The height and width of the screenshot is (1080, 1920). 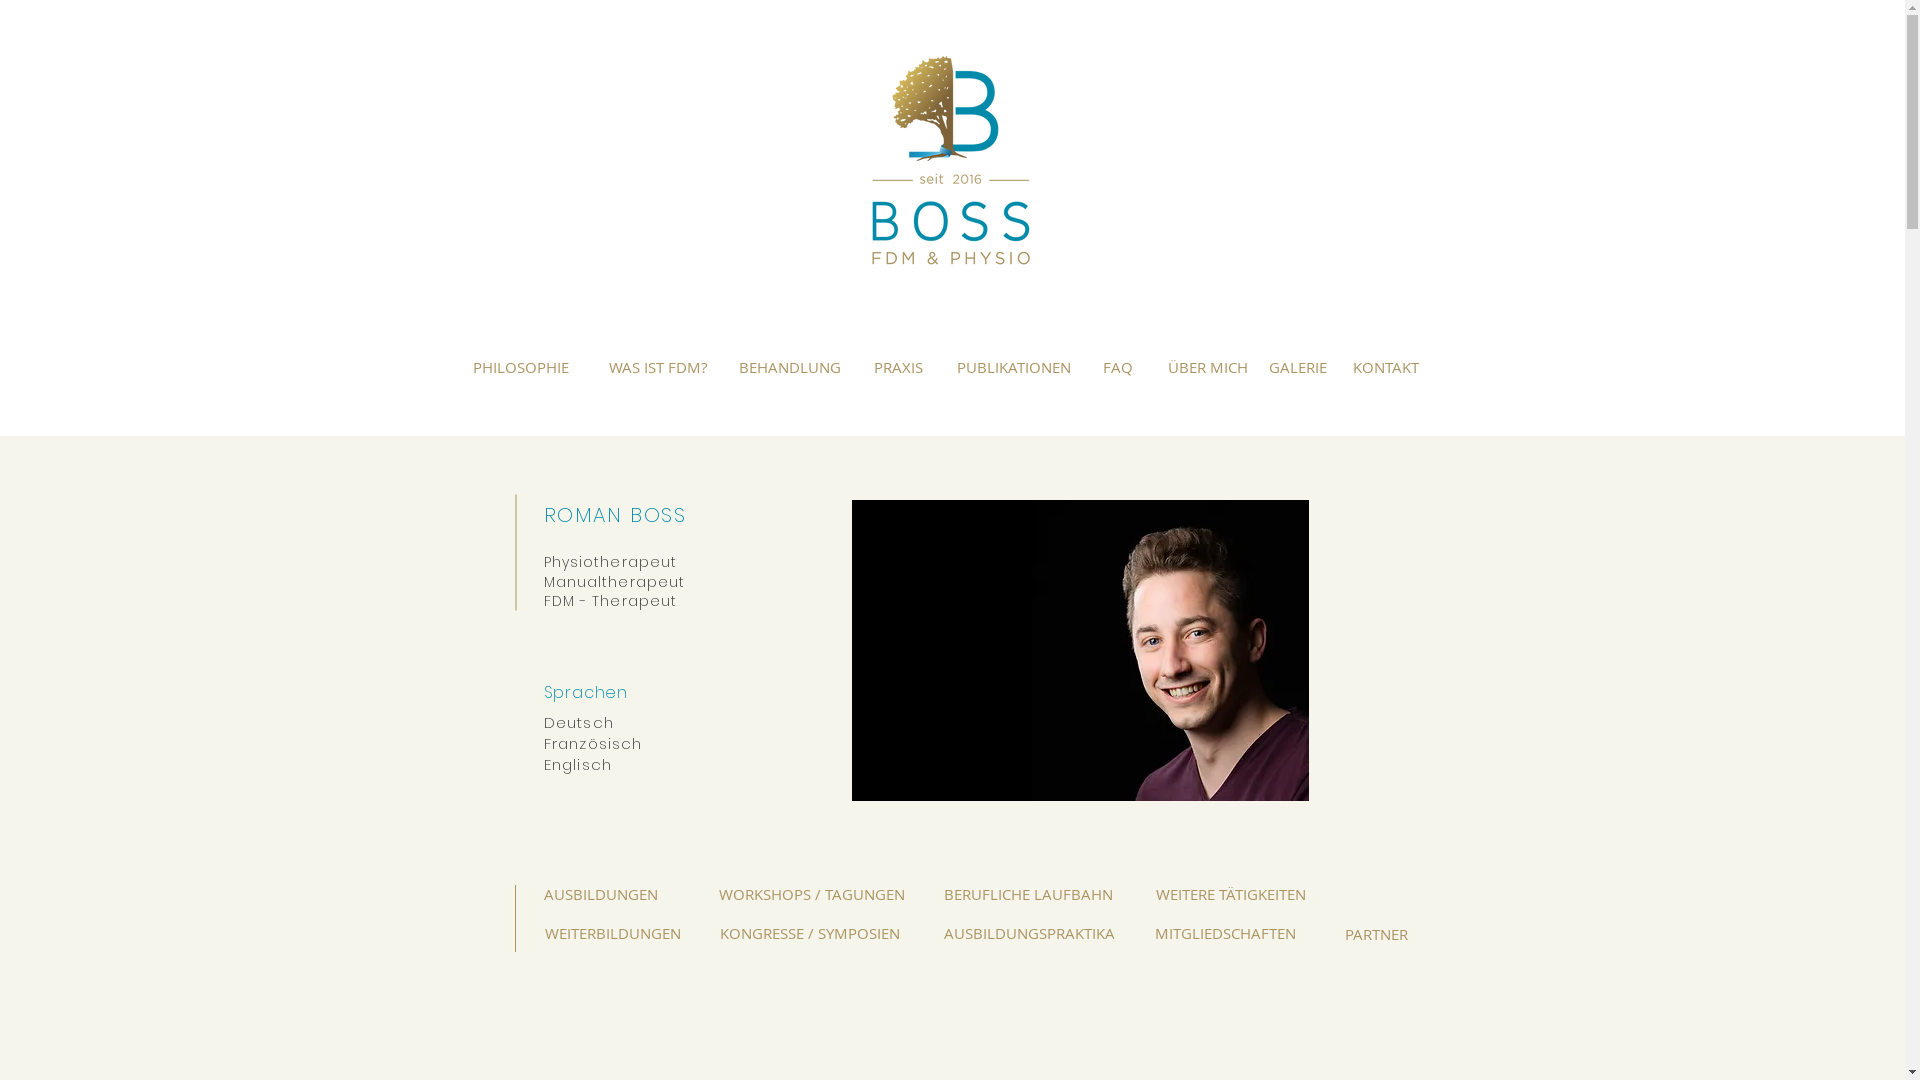 What do you see at coordinates (612, 933) in the screenshot?
I see `'WEITERBILDUNGEN'` at bounding box center [612, 933].